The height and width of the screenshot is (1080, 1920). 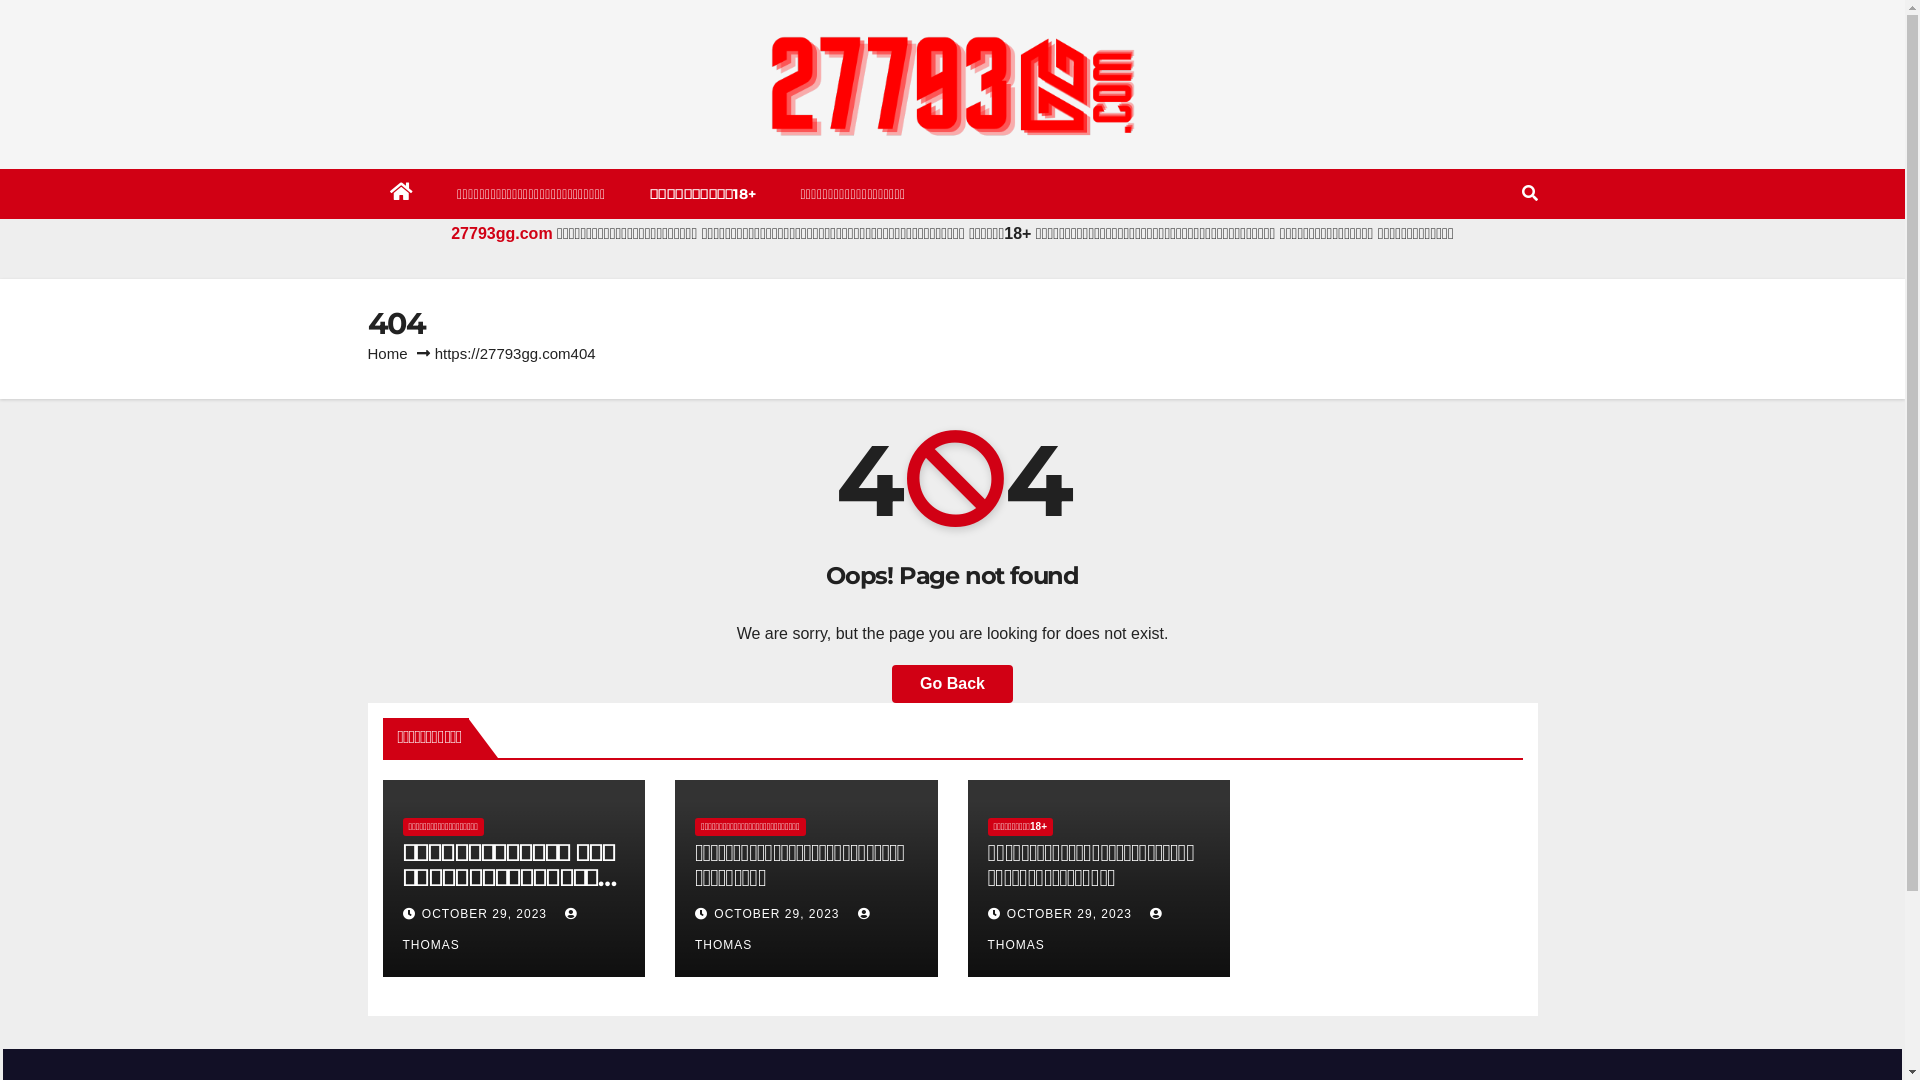 I want to click on 'OCTOBER 29, 2023', so click(x=486, y=914).